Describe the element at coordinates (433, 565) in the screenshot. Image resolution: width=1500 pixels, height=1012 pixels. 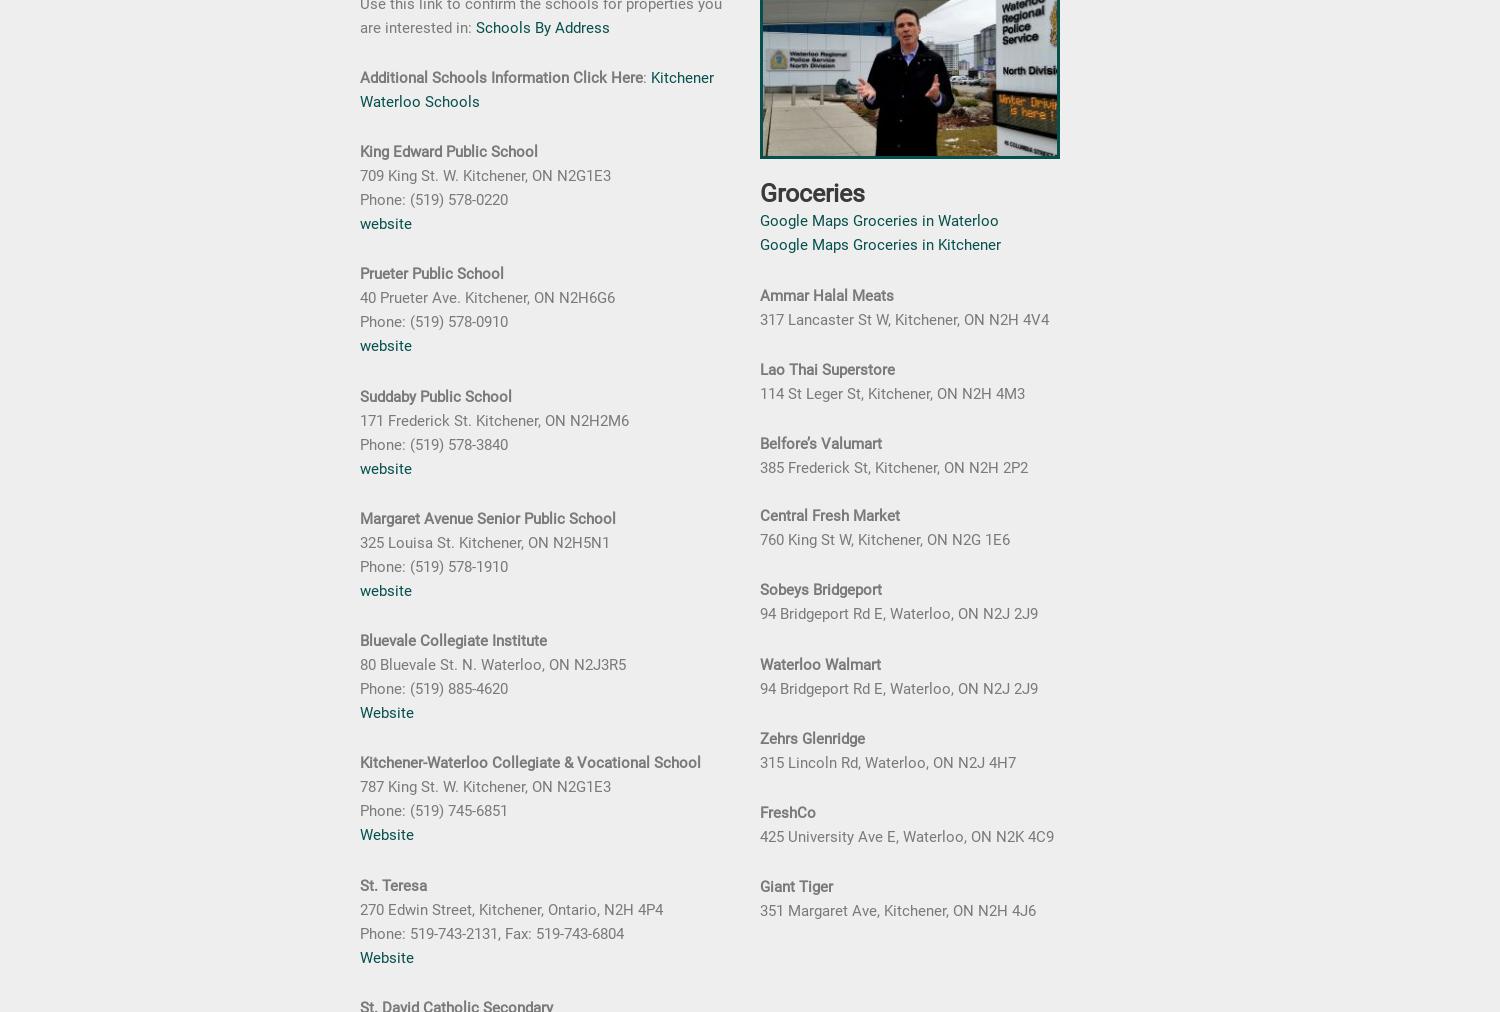
I see `'Phone: (519) 578-1910'` at that location.